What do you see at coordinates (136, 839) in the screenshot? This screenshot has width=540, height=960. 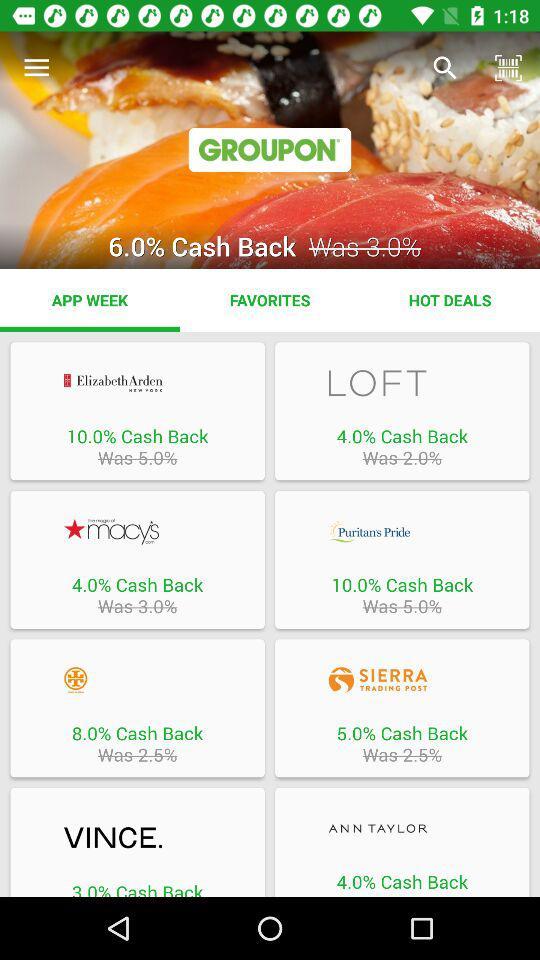 I see `the deals` at bounding box center [136, 839].